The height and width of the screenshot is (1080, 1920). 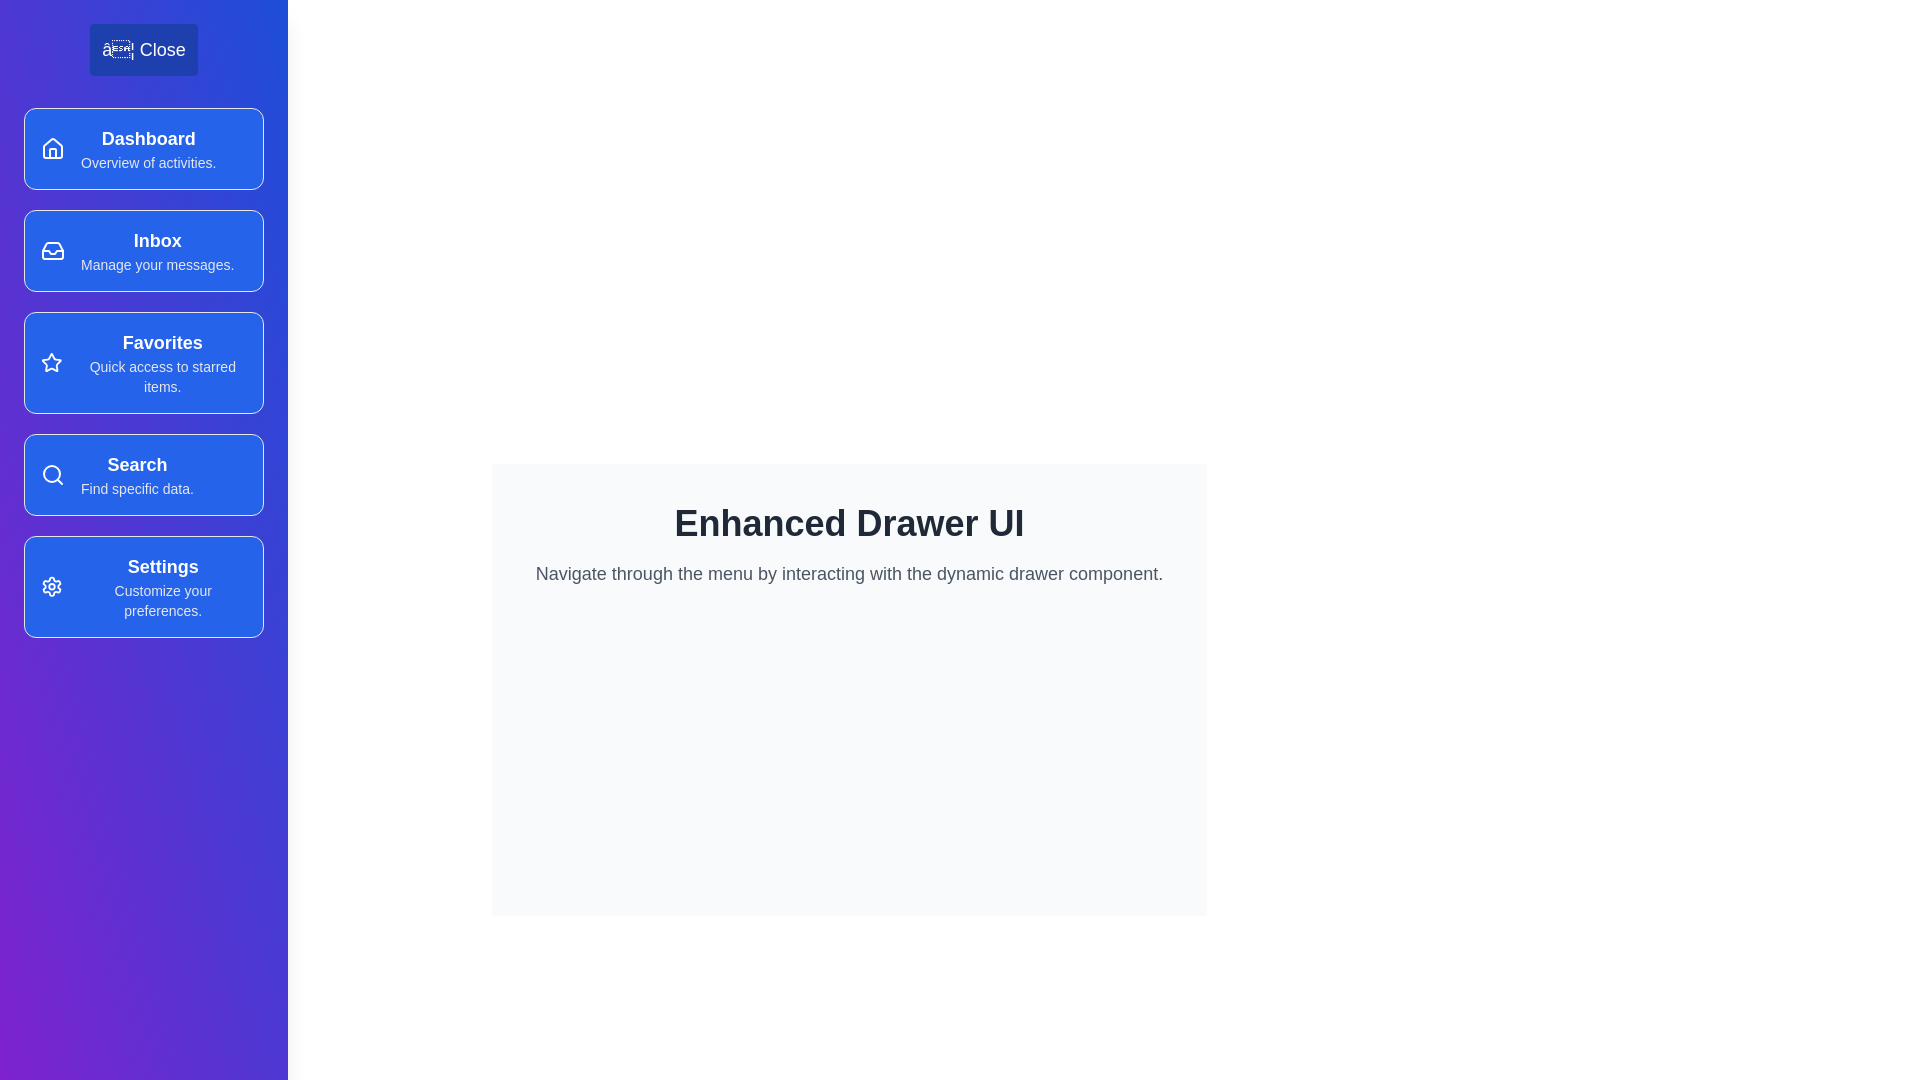 I want to click on the menu item Search, so click(x=143, y=474).